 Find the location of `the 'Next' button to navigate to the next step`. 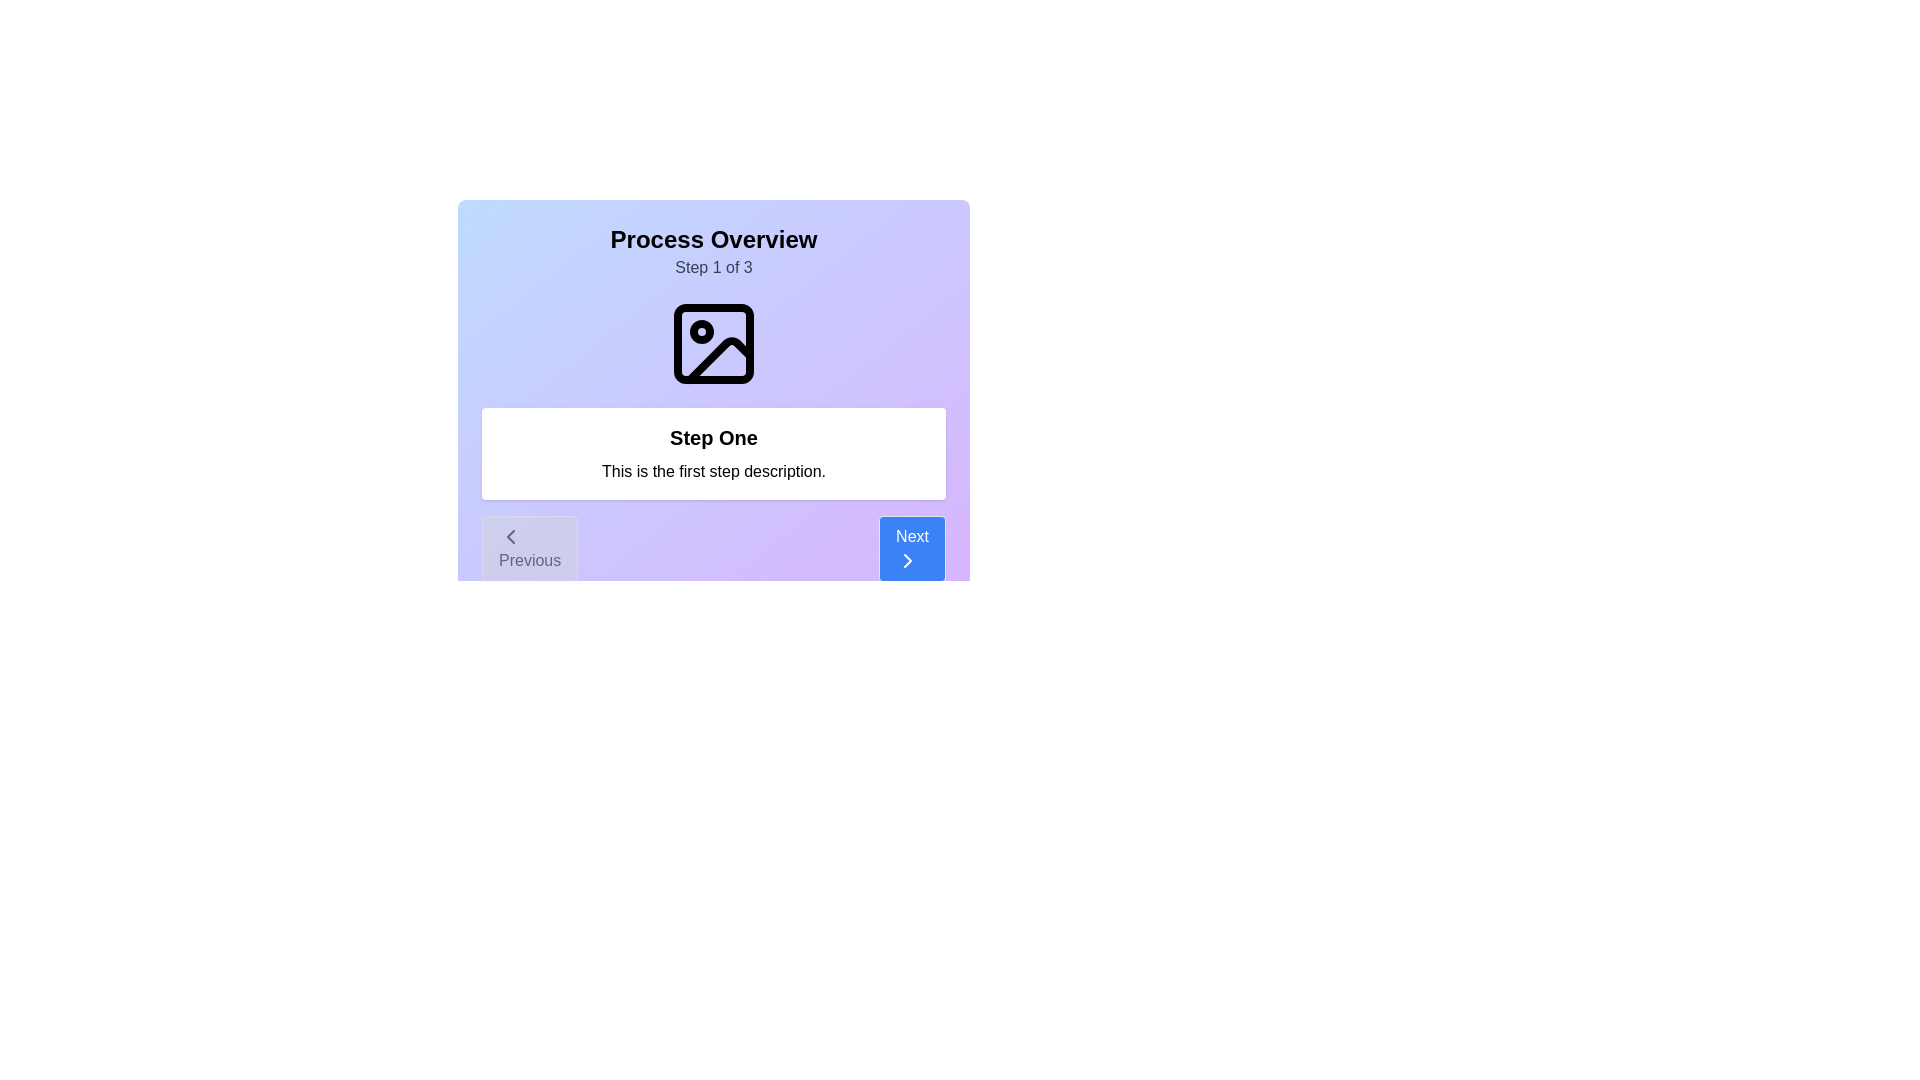

the 'Next' button to navigate to the next step is located at coordinates (911, 548).